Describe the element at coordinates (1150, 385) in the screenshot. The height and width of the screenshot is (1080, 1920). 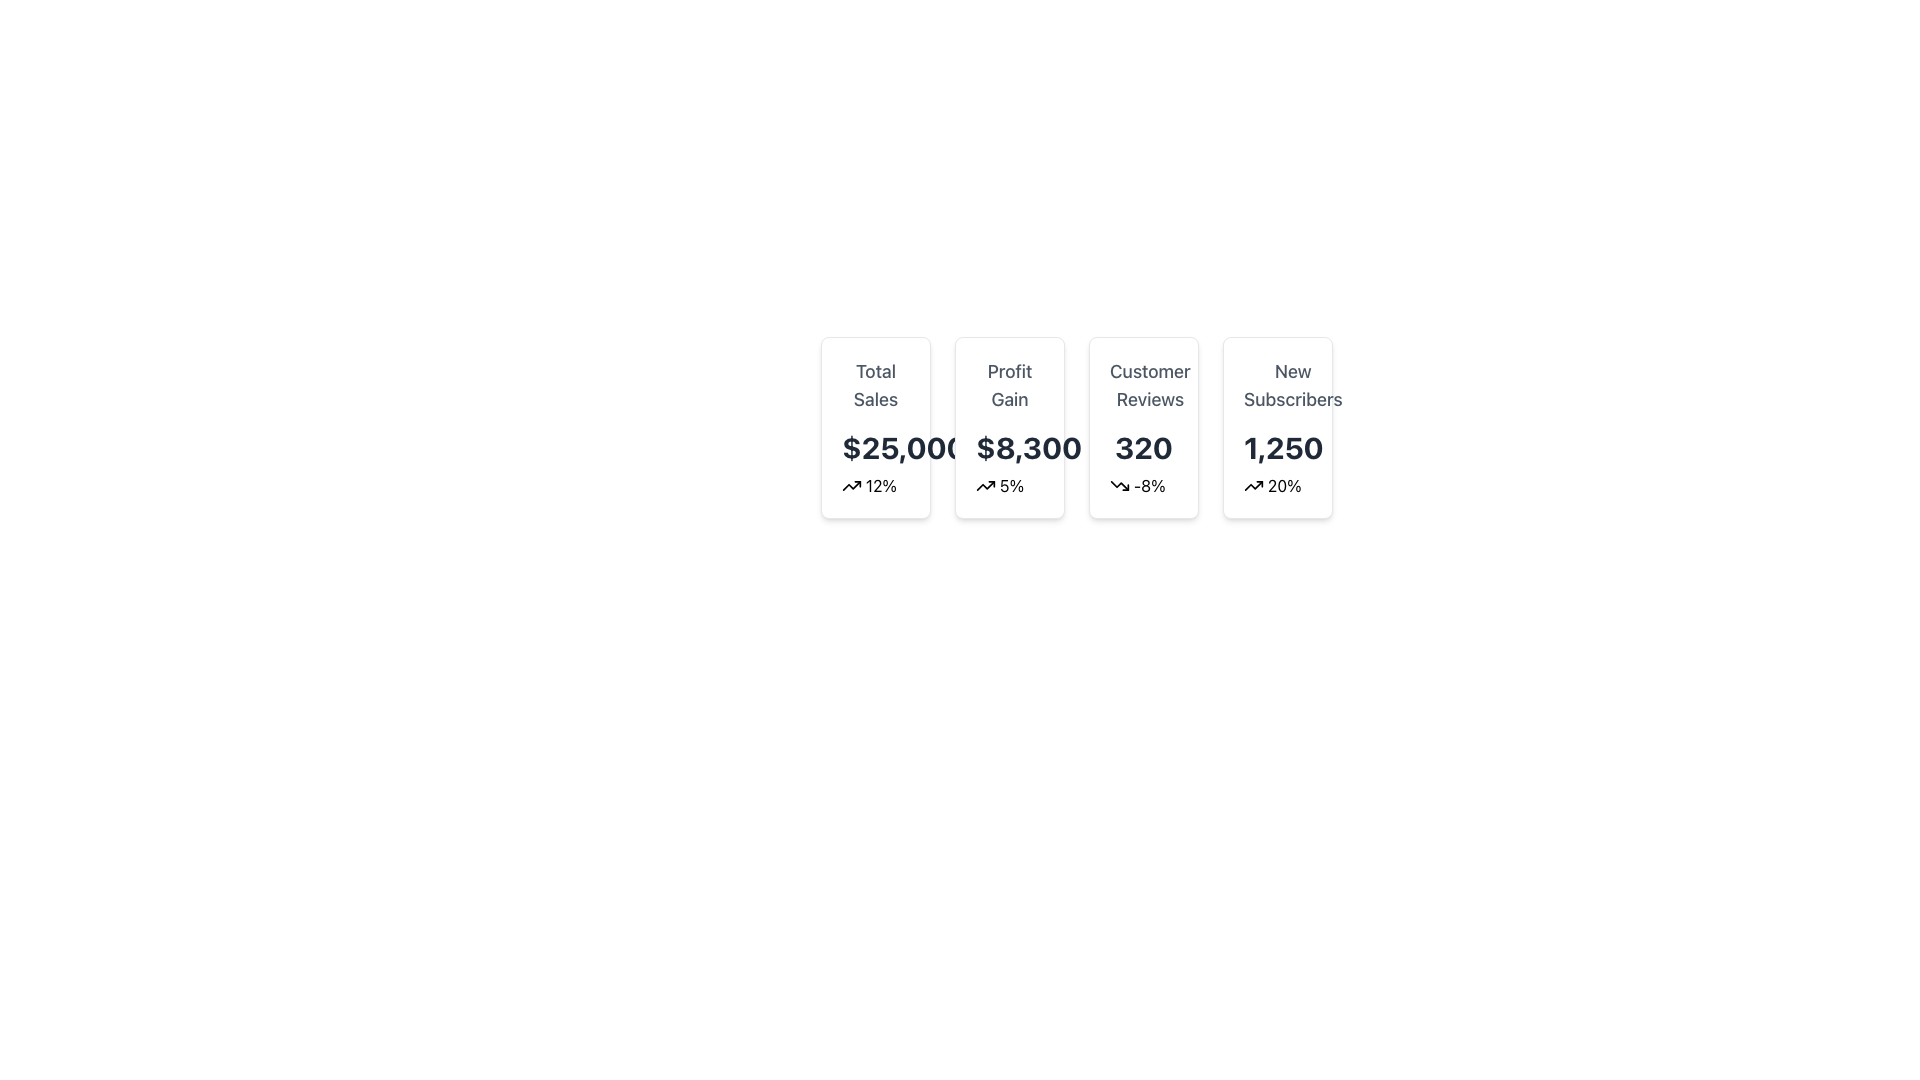
I see `the 'Customer Reviews' static text label, which is styled in a large, bold gray font and is located in the third card from the left, above the customer reviews value` at that location.